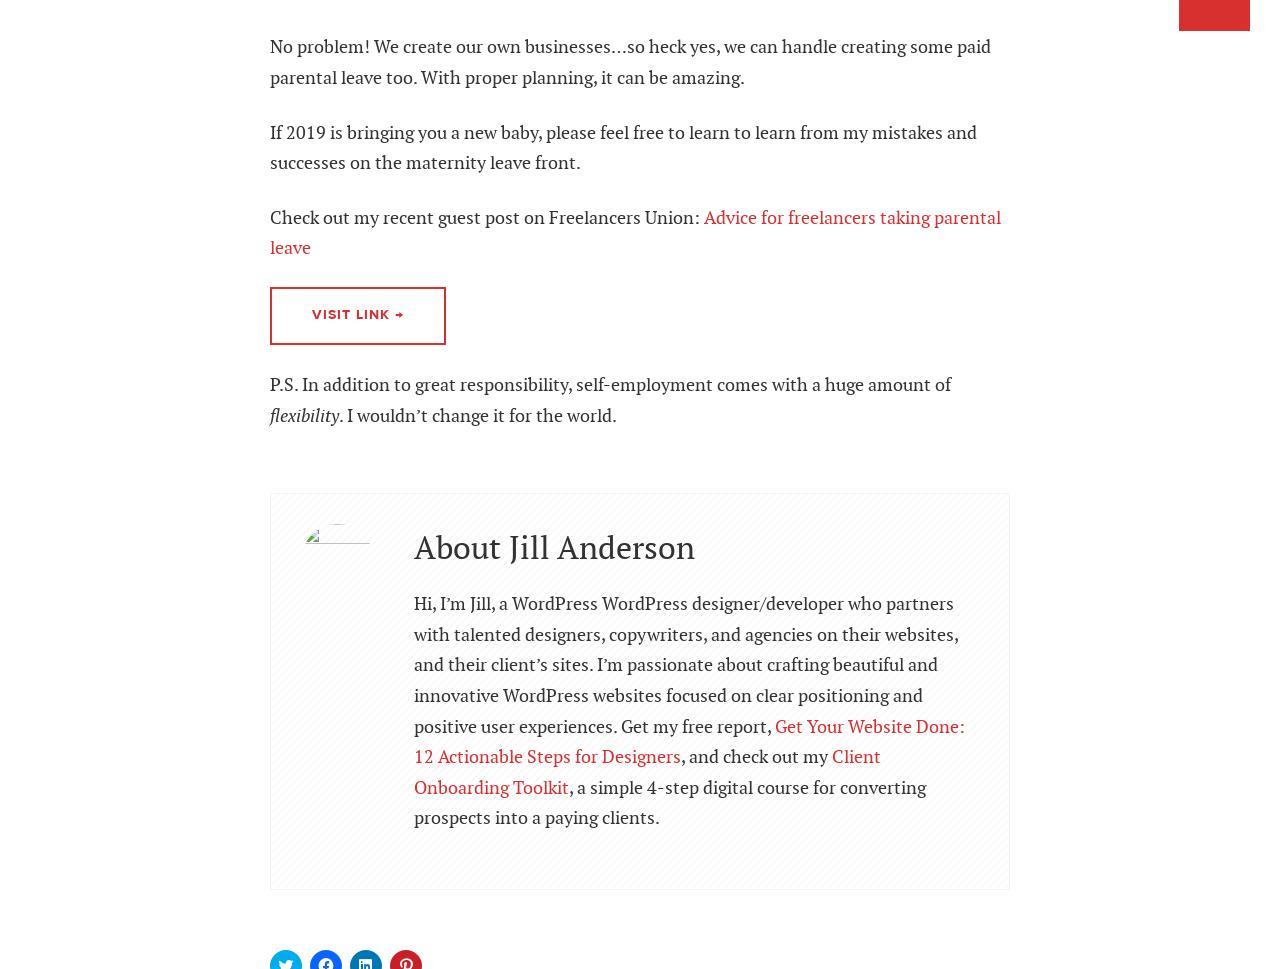 This screenshot has height=969, width=1280. I want to click on ', a simple 4-step digital course for converting prospects into a paying clients.', so click(669, 803).